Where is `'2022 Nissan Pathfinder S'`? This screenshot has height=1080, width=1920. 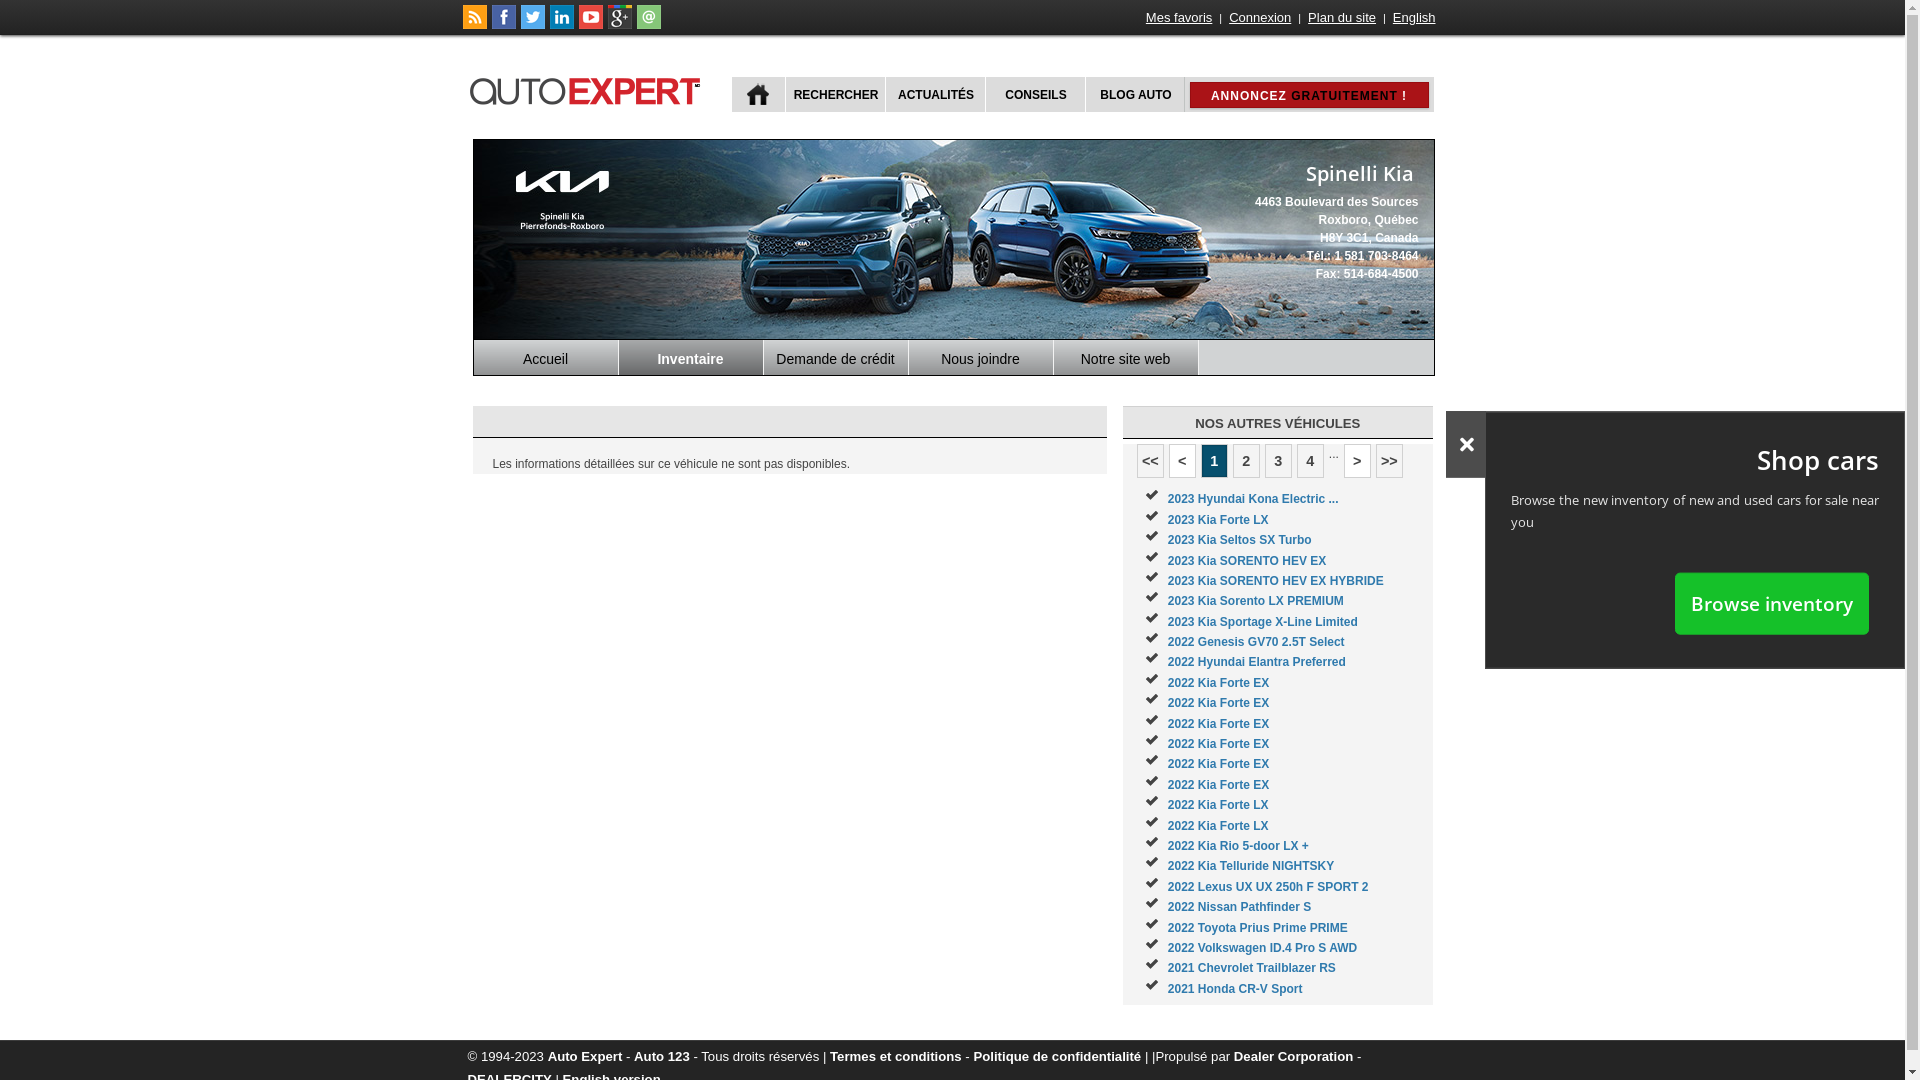
'2022 Nissan Pathfinder S' is located at coordinates (1167, 906).